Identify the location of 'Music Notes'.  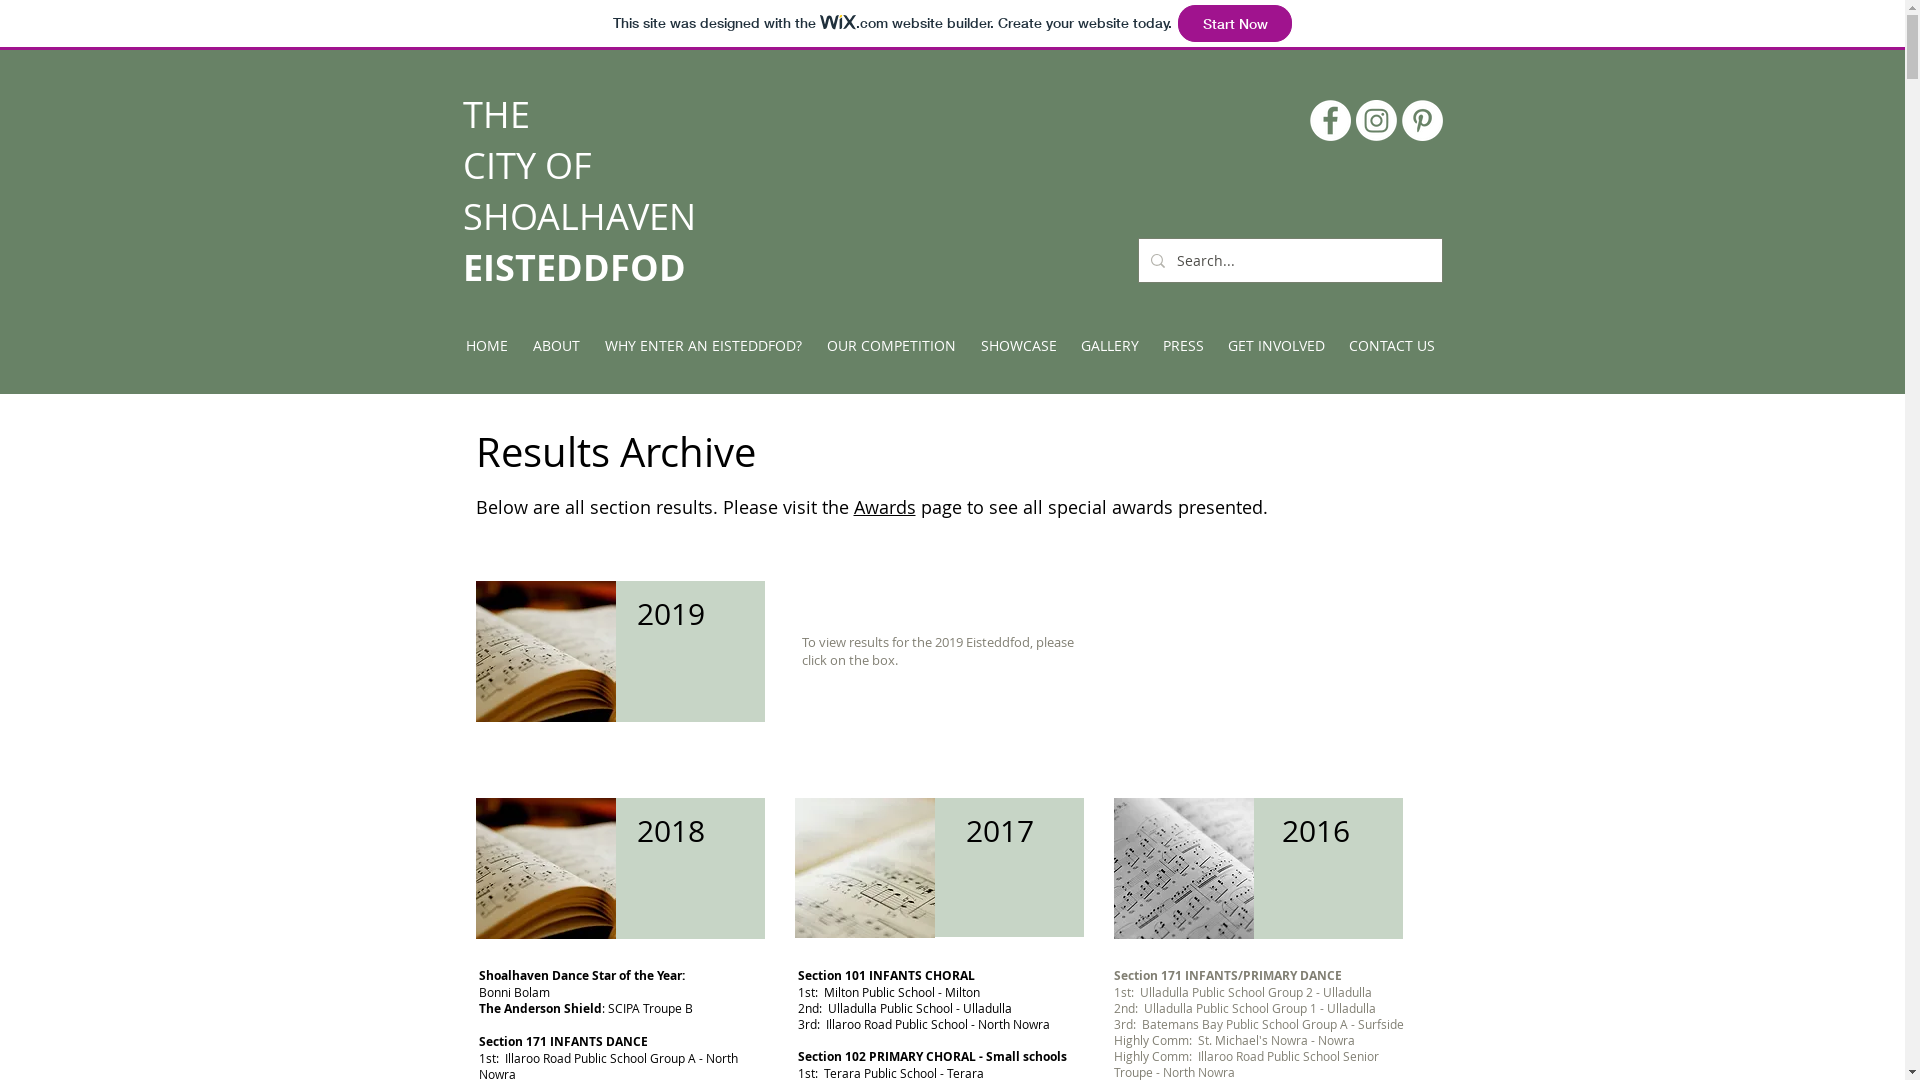
(546, 867).